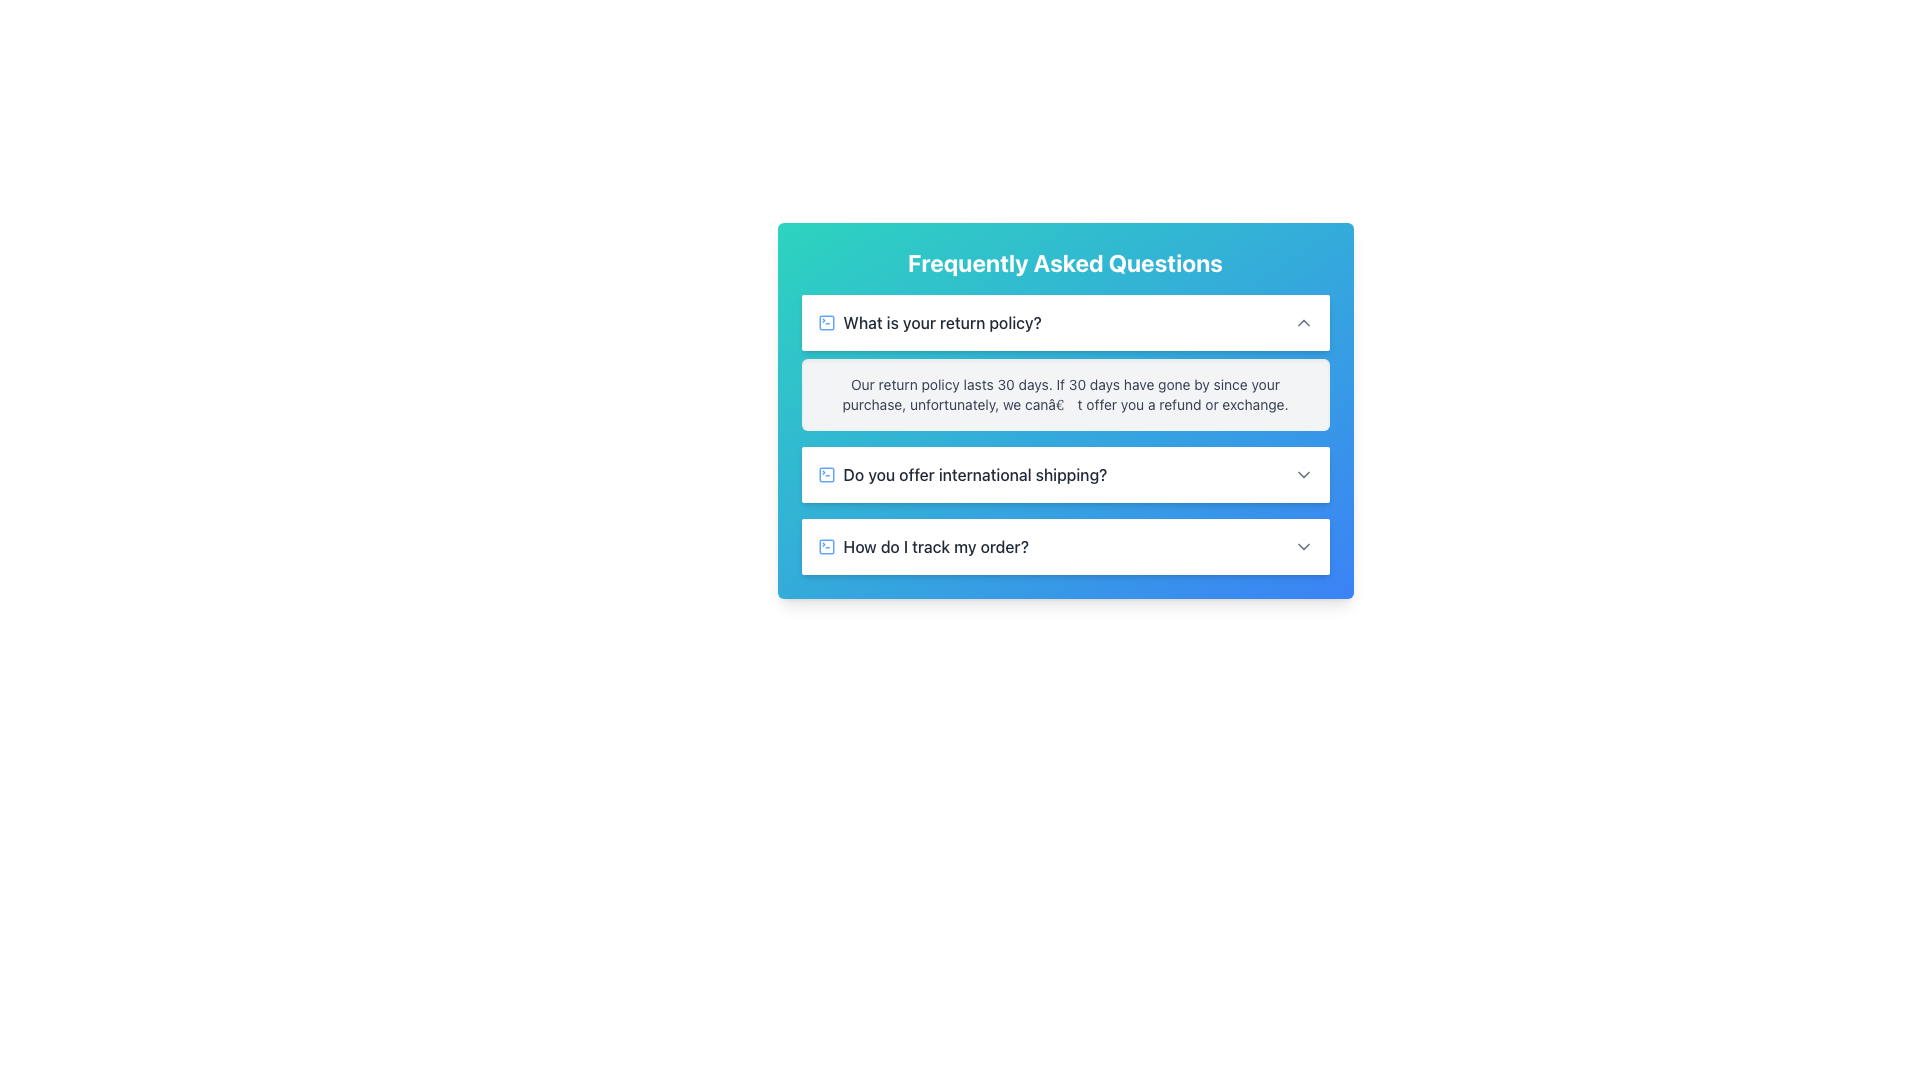 Image resolution: width=1920 pixels, height=1080 pixels. I want to click on the icon located in the center-right section of the list item labeled 'Do you offer international shipping?', so click(1303, 474).